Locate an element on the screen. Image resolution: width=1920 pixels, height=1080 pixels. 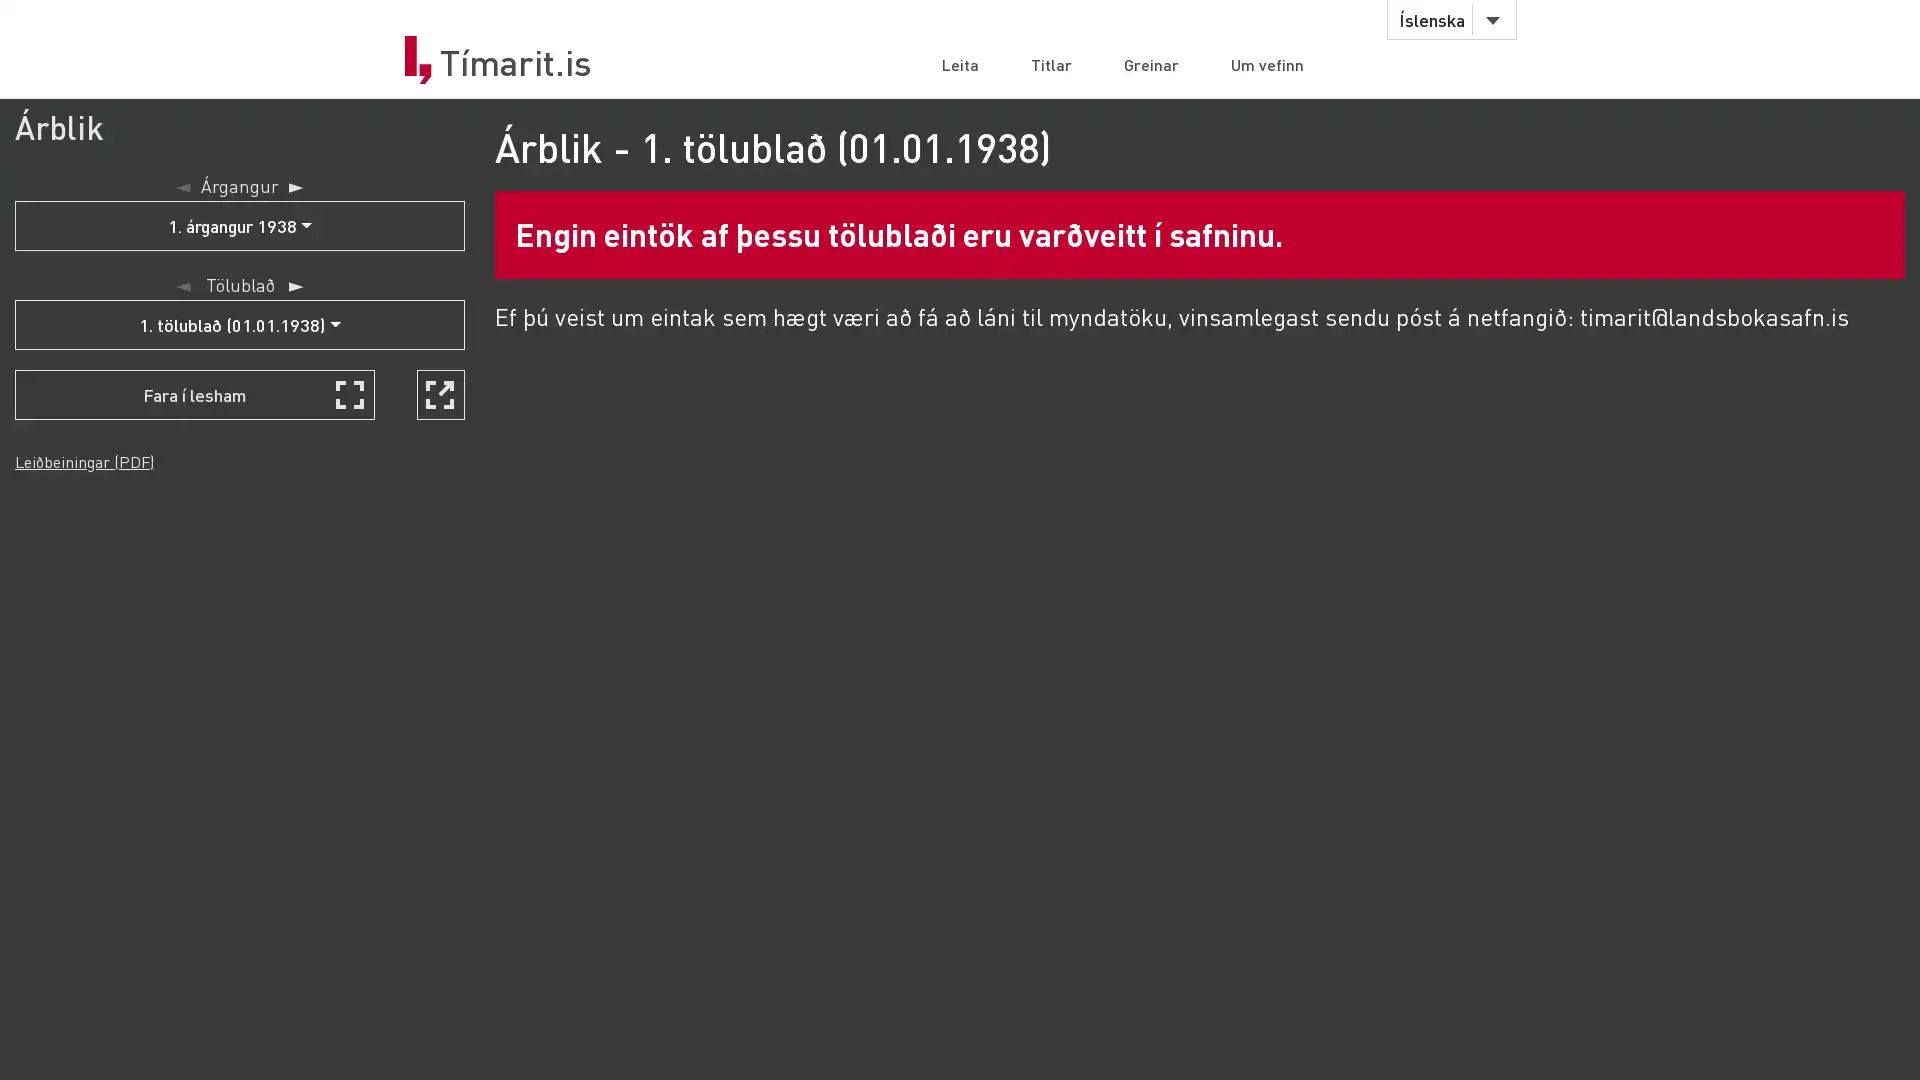
Fara i lesham is located at coordinates (195, 393).